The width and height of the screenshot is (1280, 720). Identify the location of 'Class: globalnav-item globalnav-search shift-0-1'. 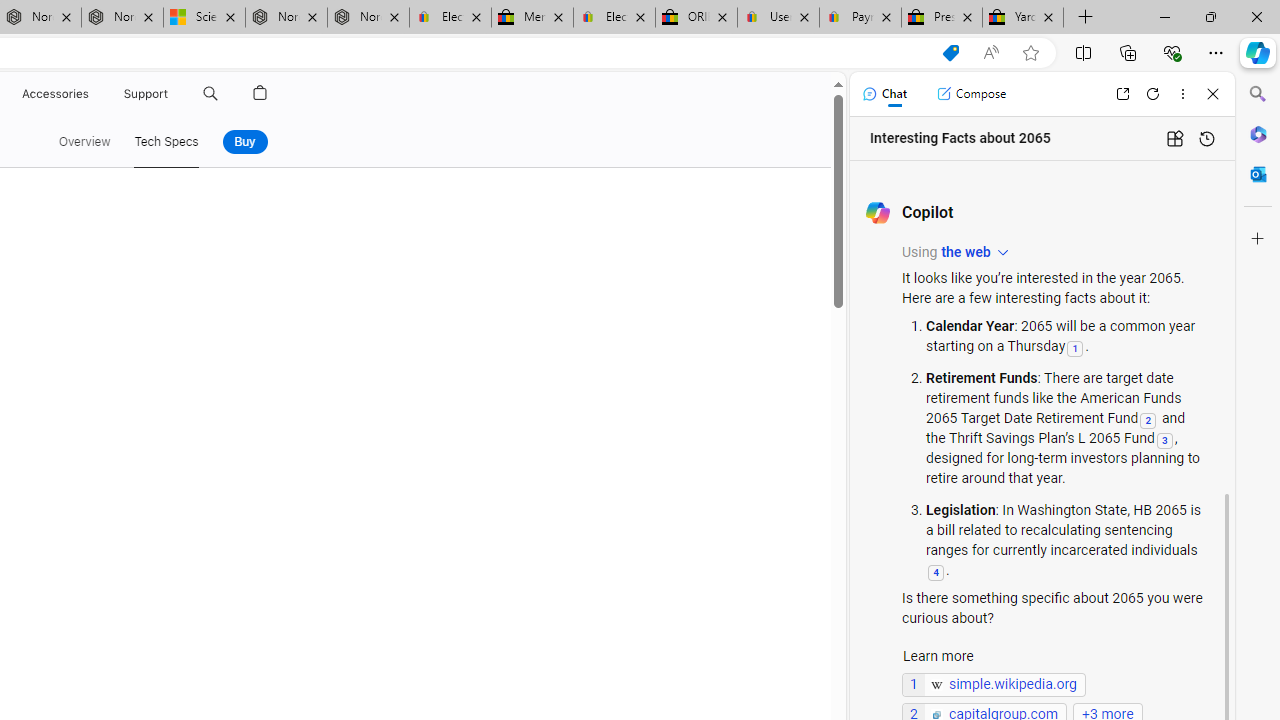
(210, 93).